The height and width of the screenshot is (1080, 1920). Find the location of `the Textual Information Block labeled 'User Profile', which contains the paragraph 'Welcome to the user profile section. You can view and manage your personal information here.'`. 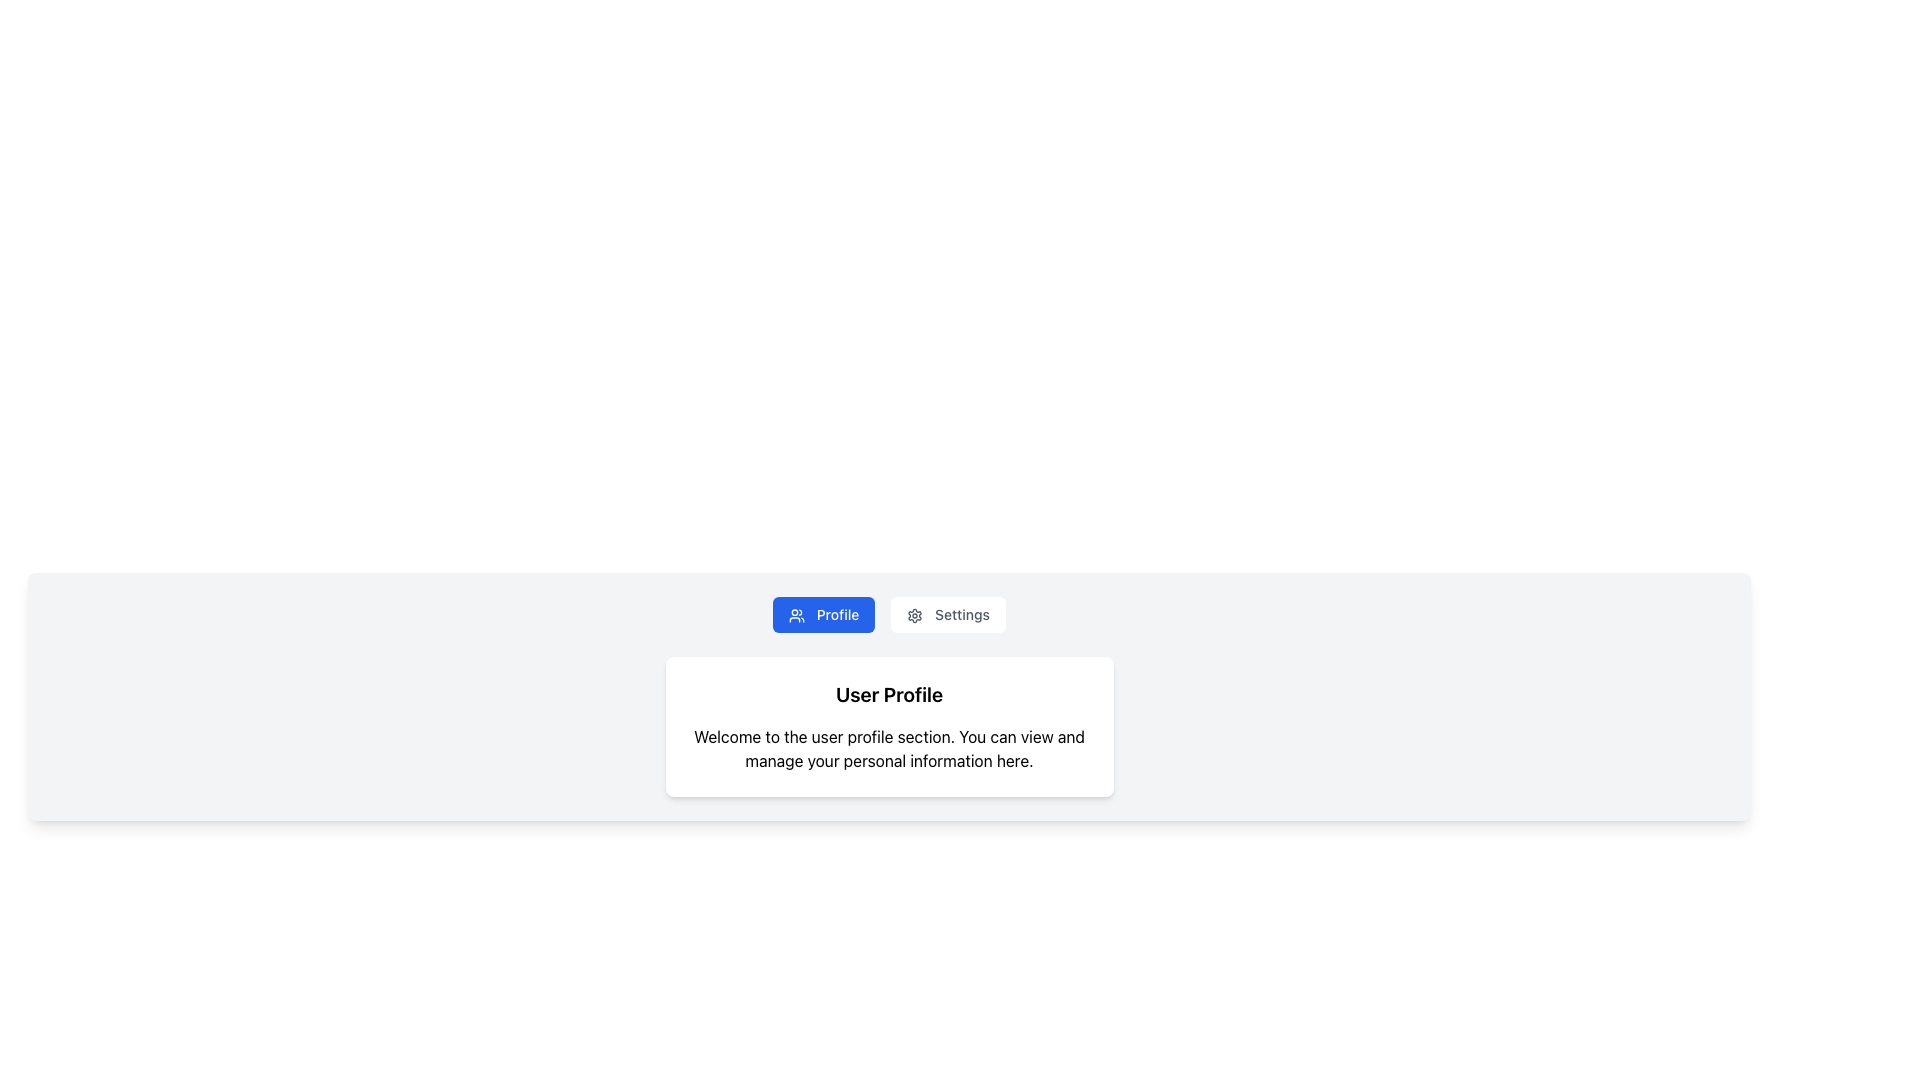

the Textual Information Block labeled 'User Profile', which contains the paragraph 'Welcome to the user profile section. You can view and manage your personal information here.' is located at coordinates (888, 726).